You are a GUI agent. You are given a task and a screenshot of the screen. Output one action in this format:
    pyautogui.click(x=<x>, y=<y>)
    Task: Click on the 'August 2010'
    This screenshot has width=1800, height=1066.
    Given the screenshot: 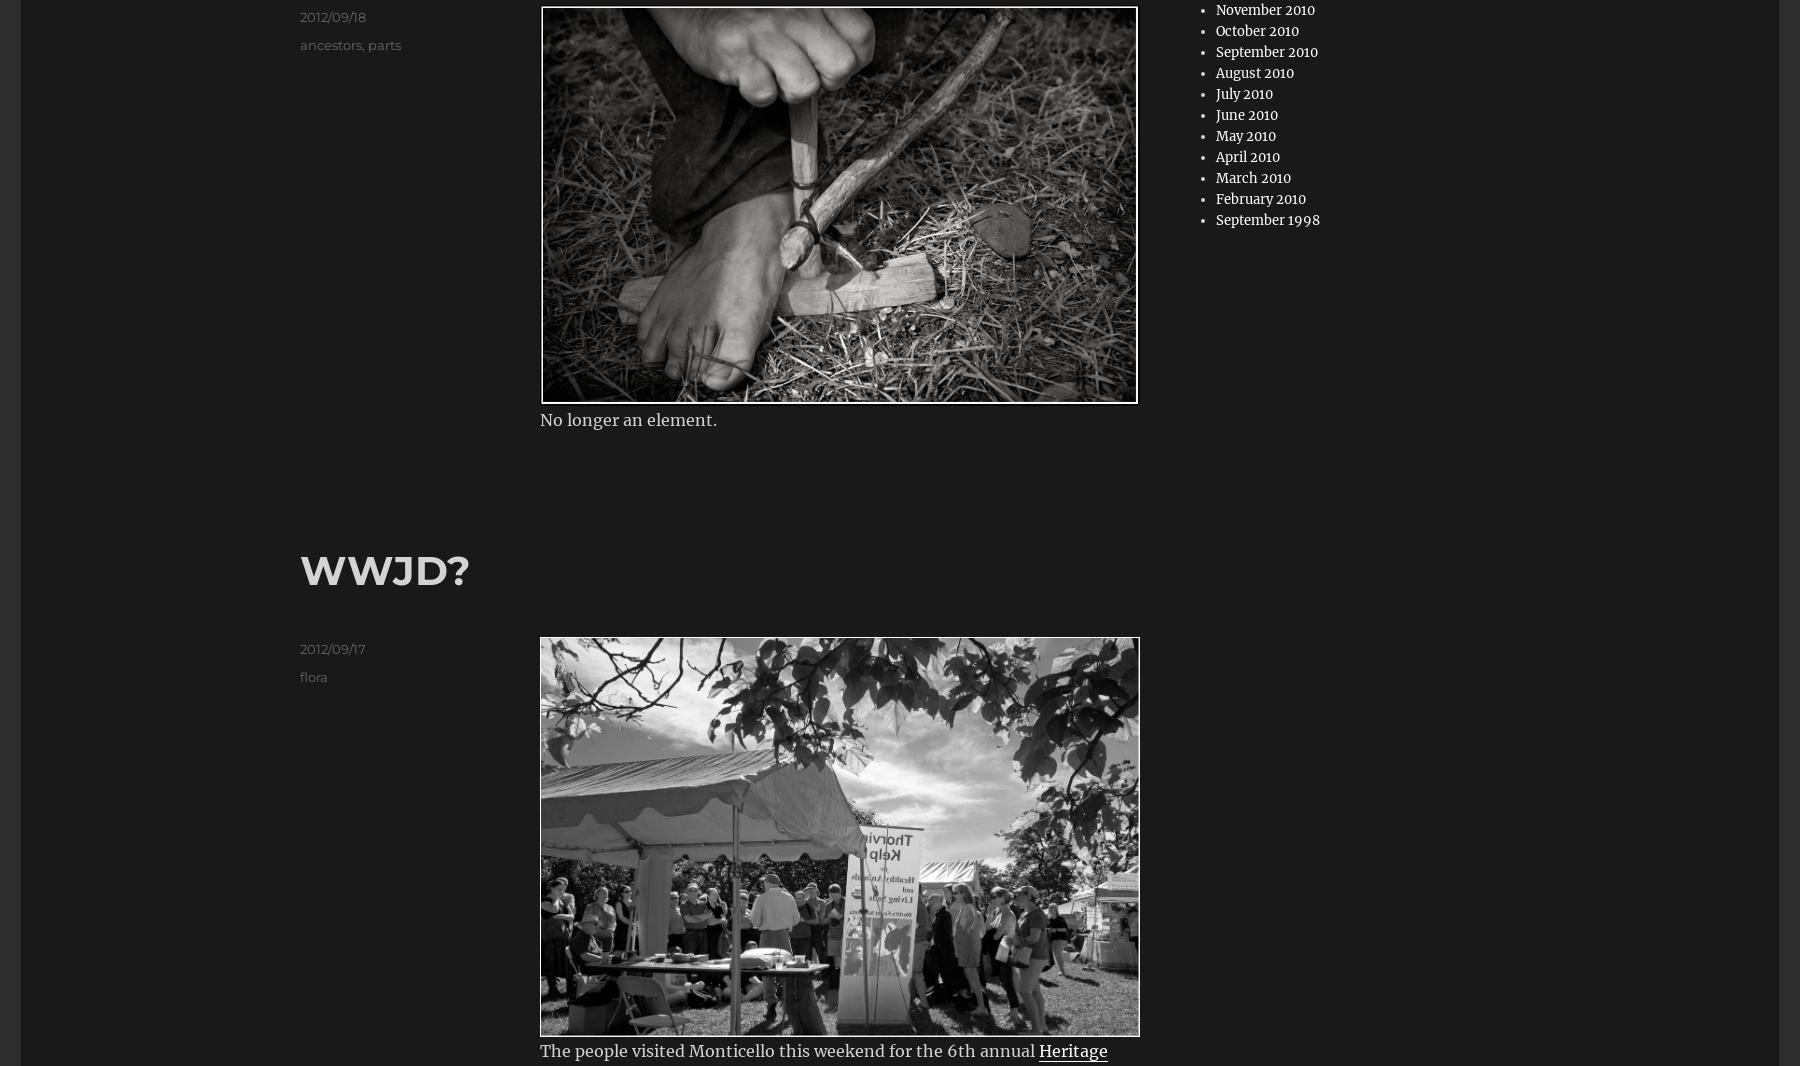 What is the action you would take?
    pyautogui.click(x=1254, y=72)
    